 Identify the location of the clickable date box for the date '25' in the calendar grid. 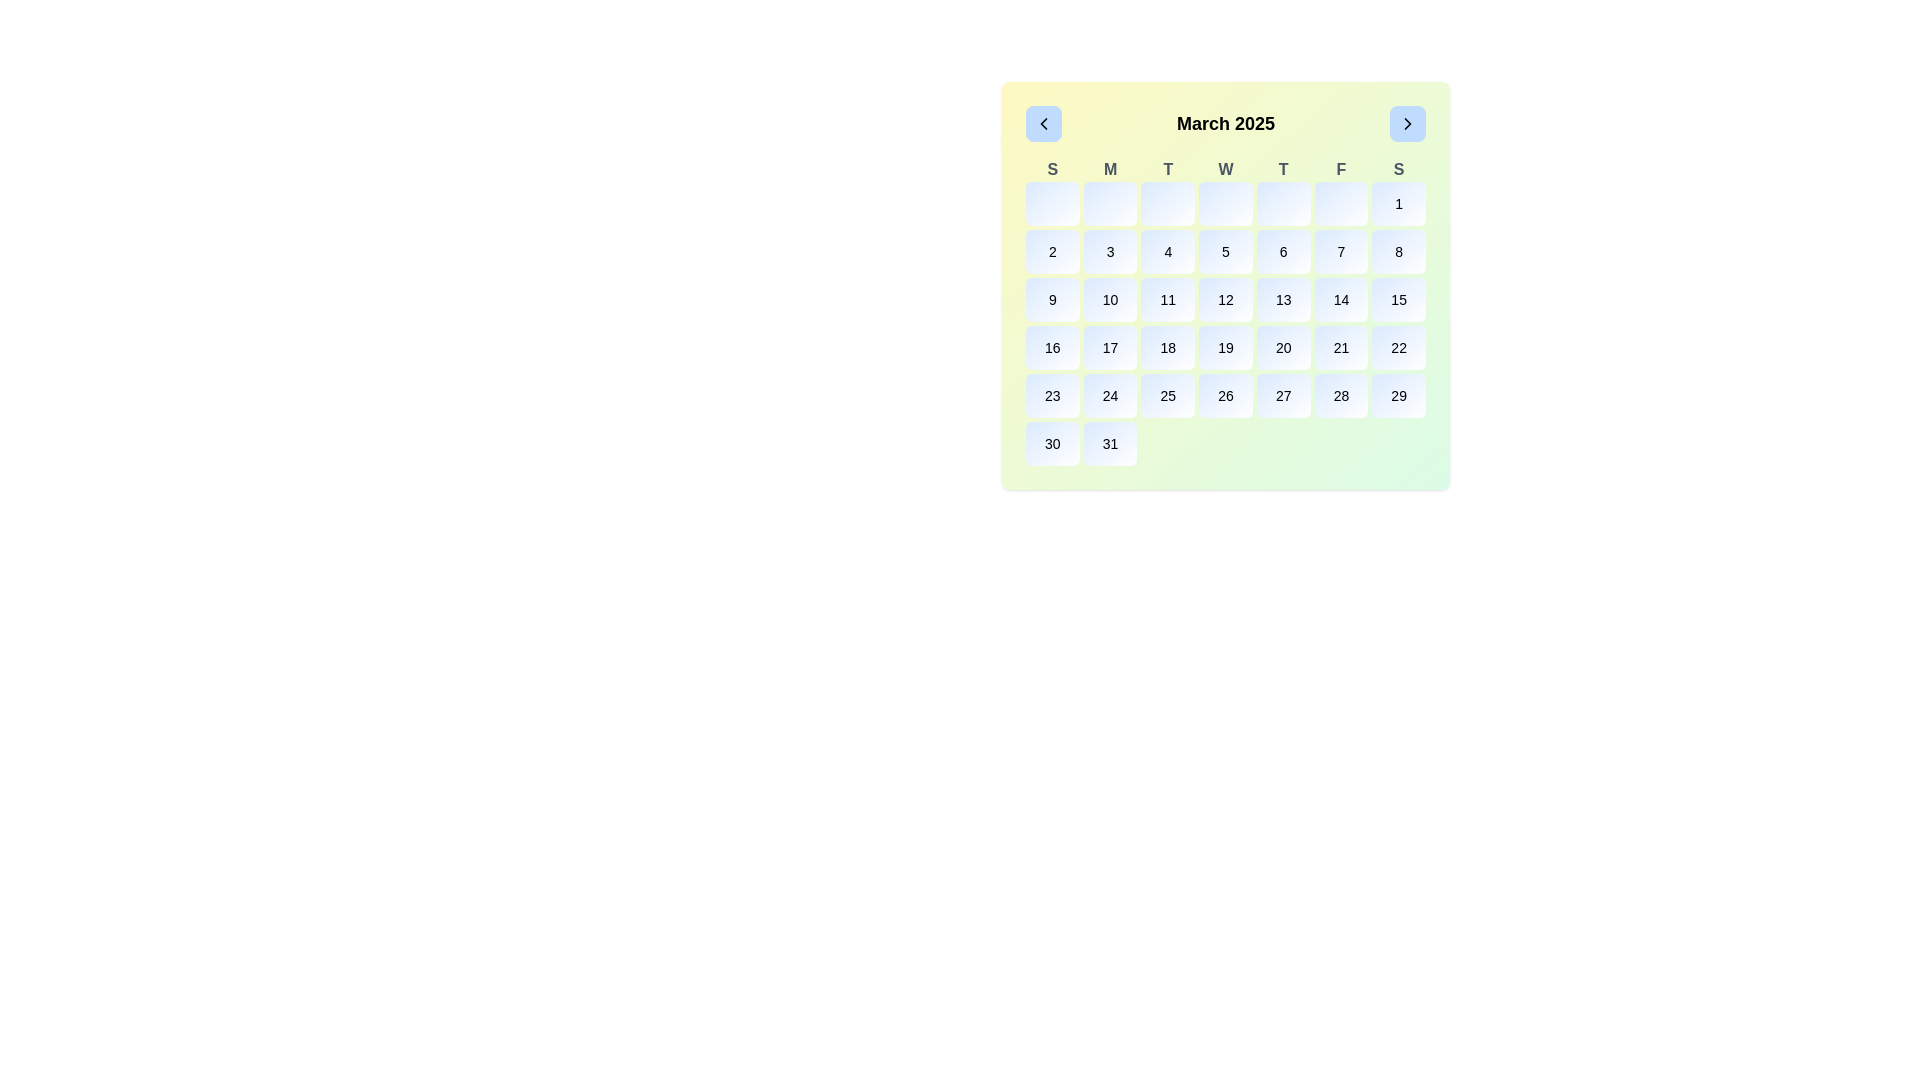
(1168, 396).